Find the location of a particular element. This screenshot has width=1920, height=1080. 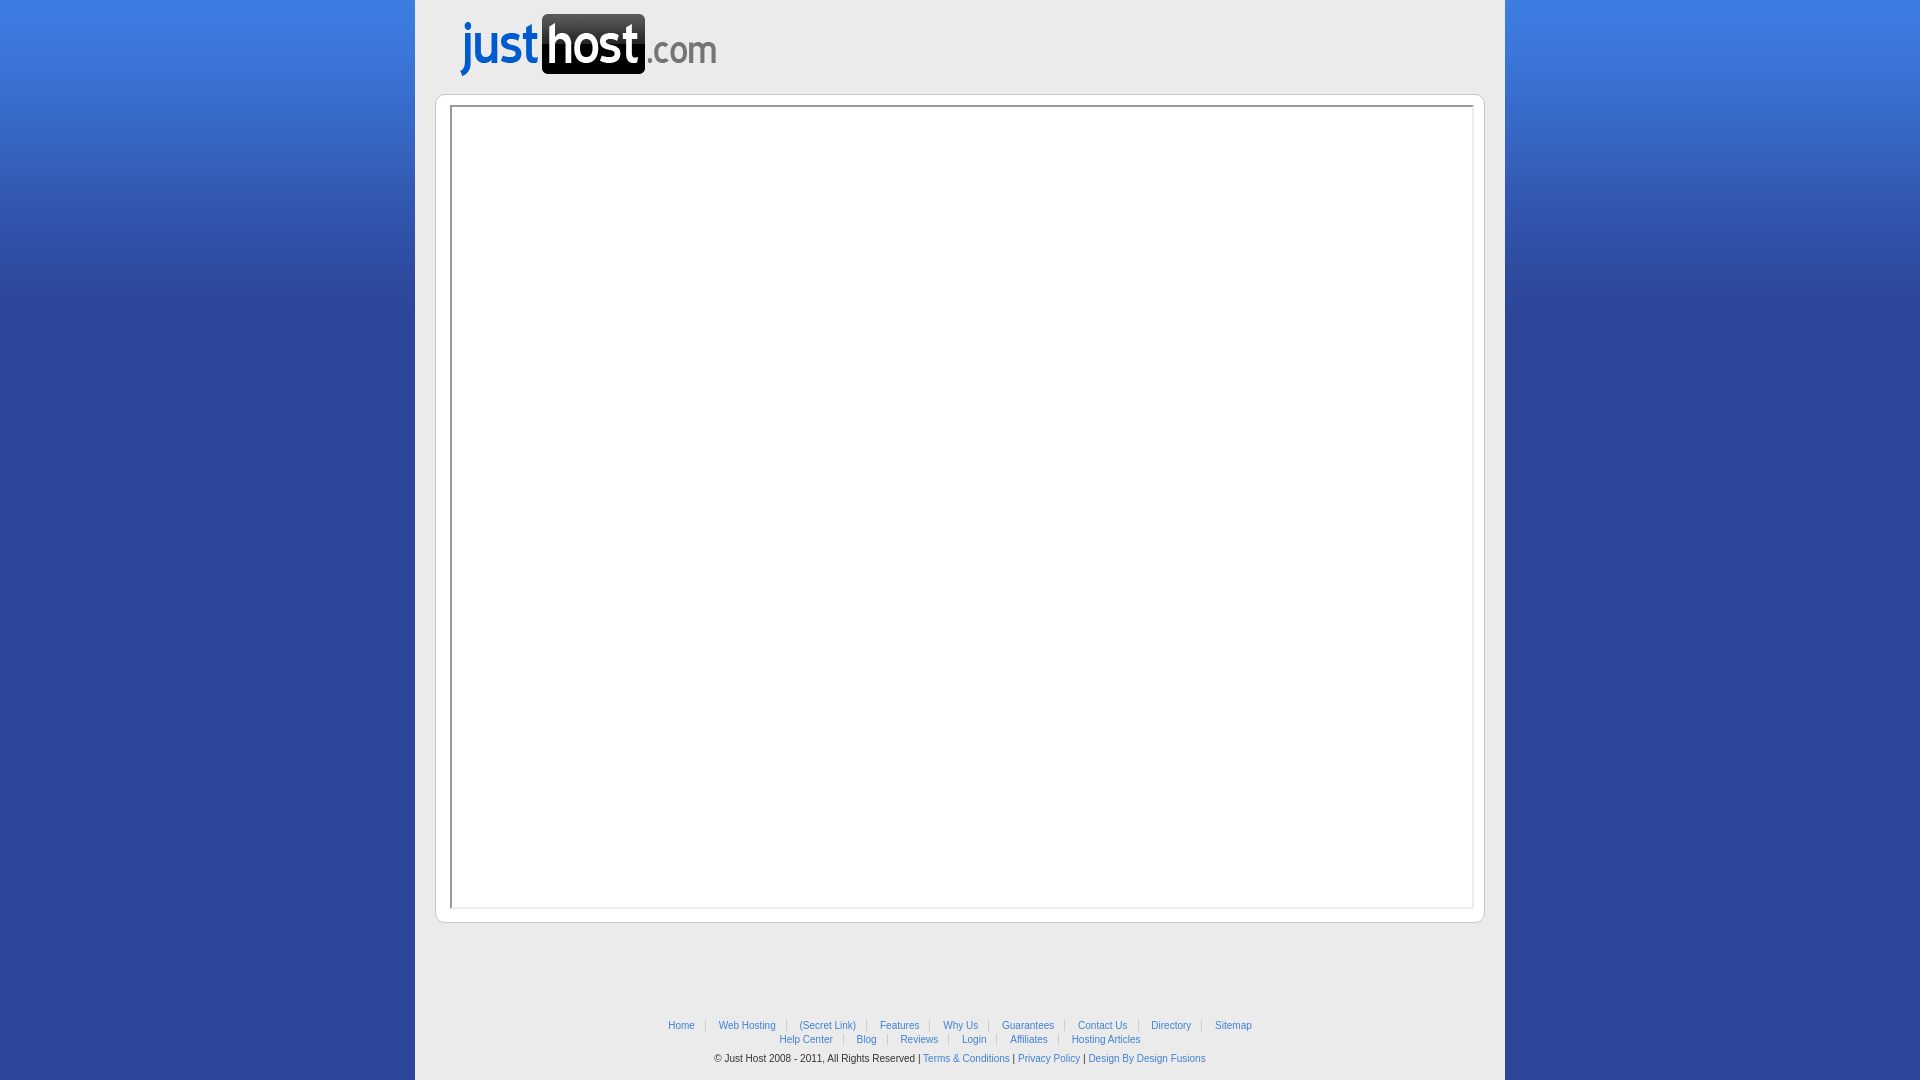

'(Secret Link)' is located at coordinates (828, 1025).